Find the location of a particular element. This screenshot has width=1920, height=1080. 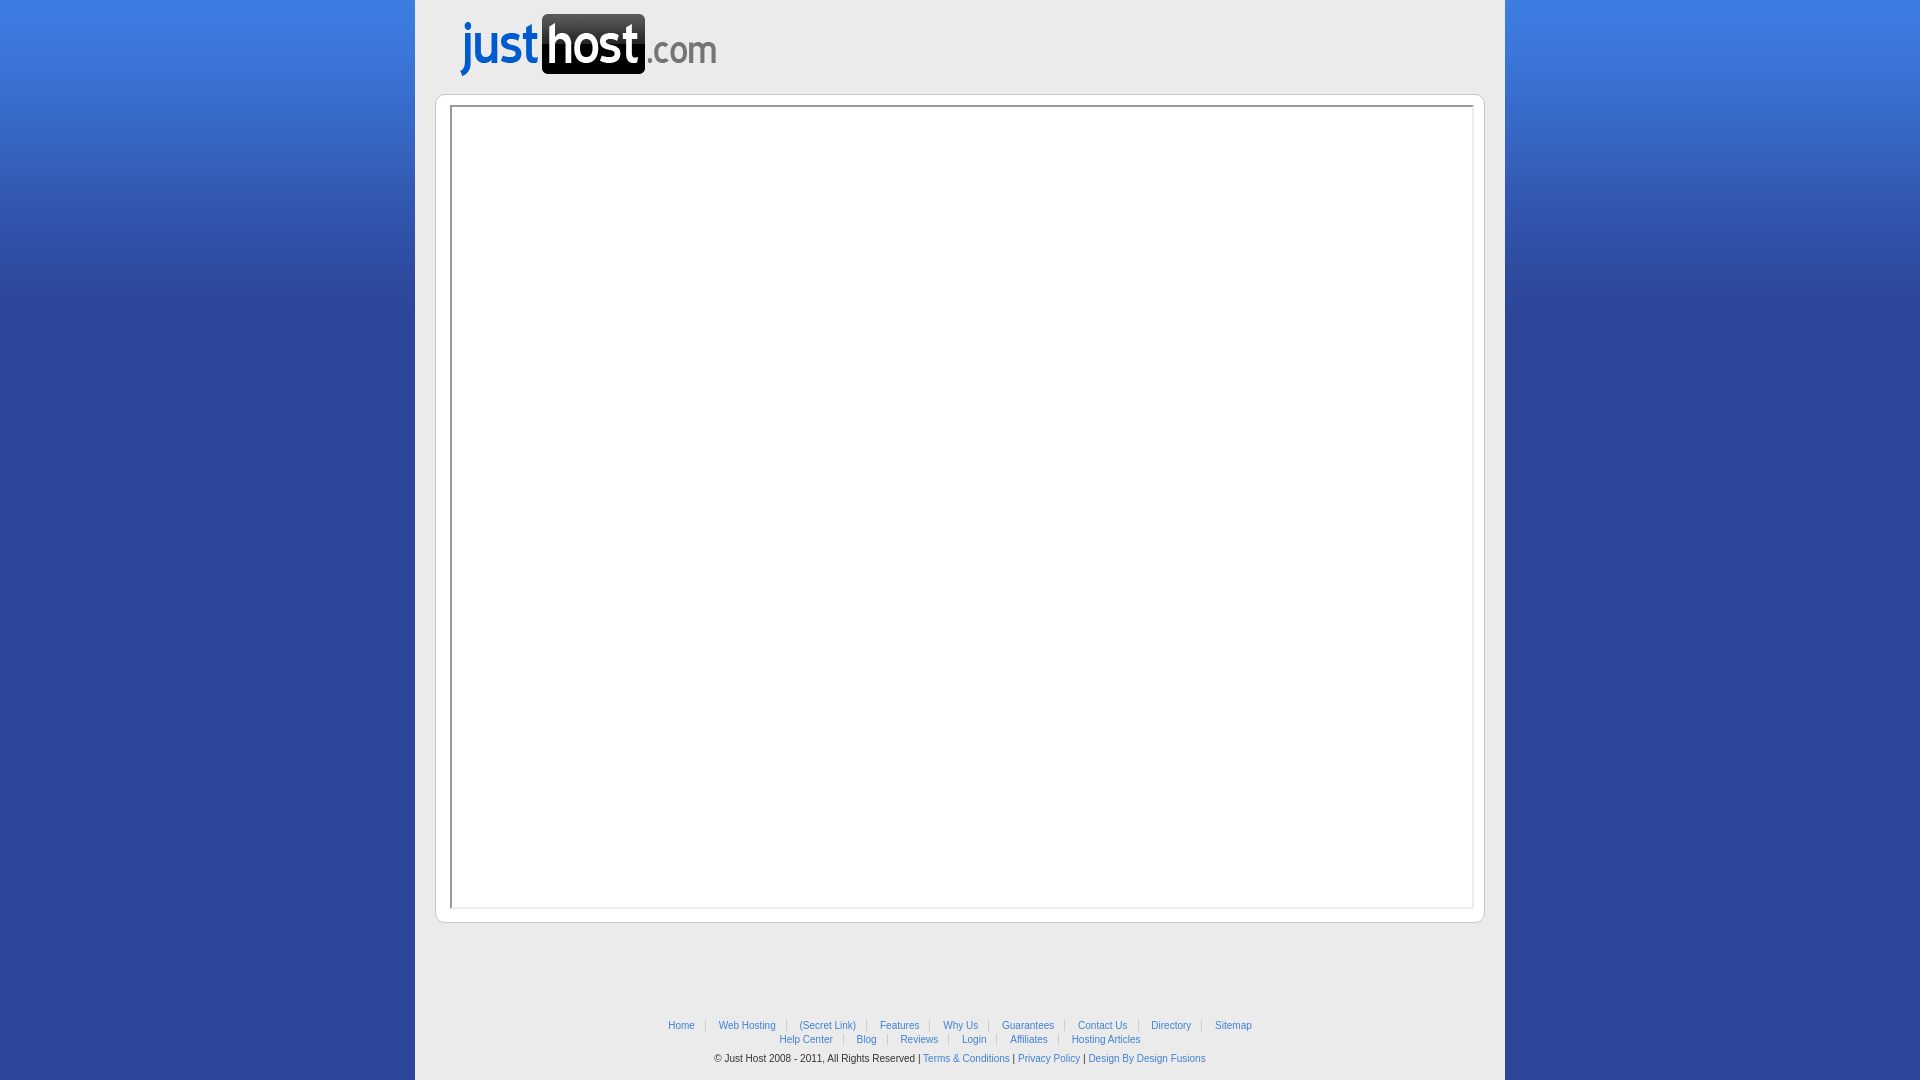

'(Secret Link)' is located at coordinates (828, 1025).